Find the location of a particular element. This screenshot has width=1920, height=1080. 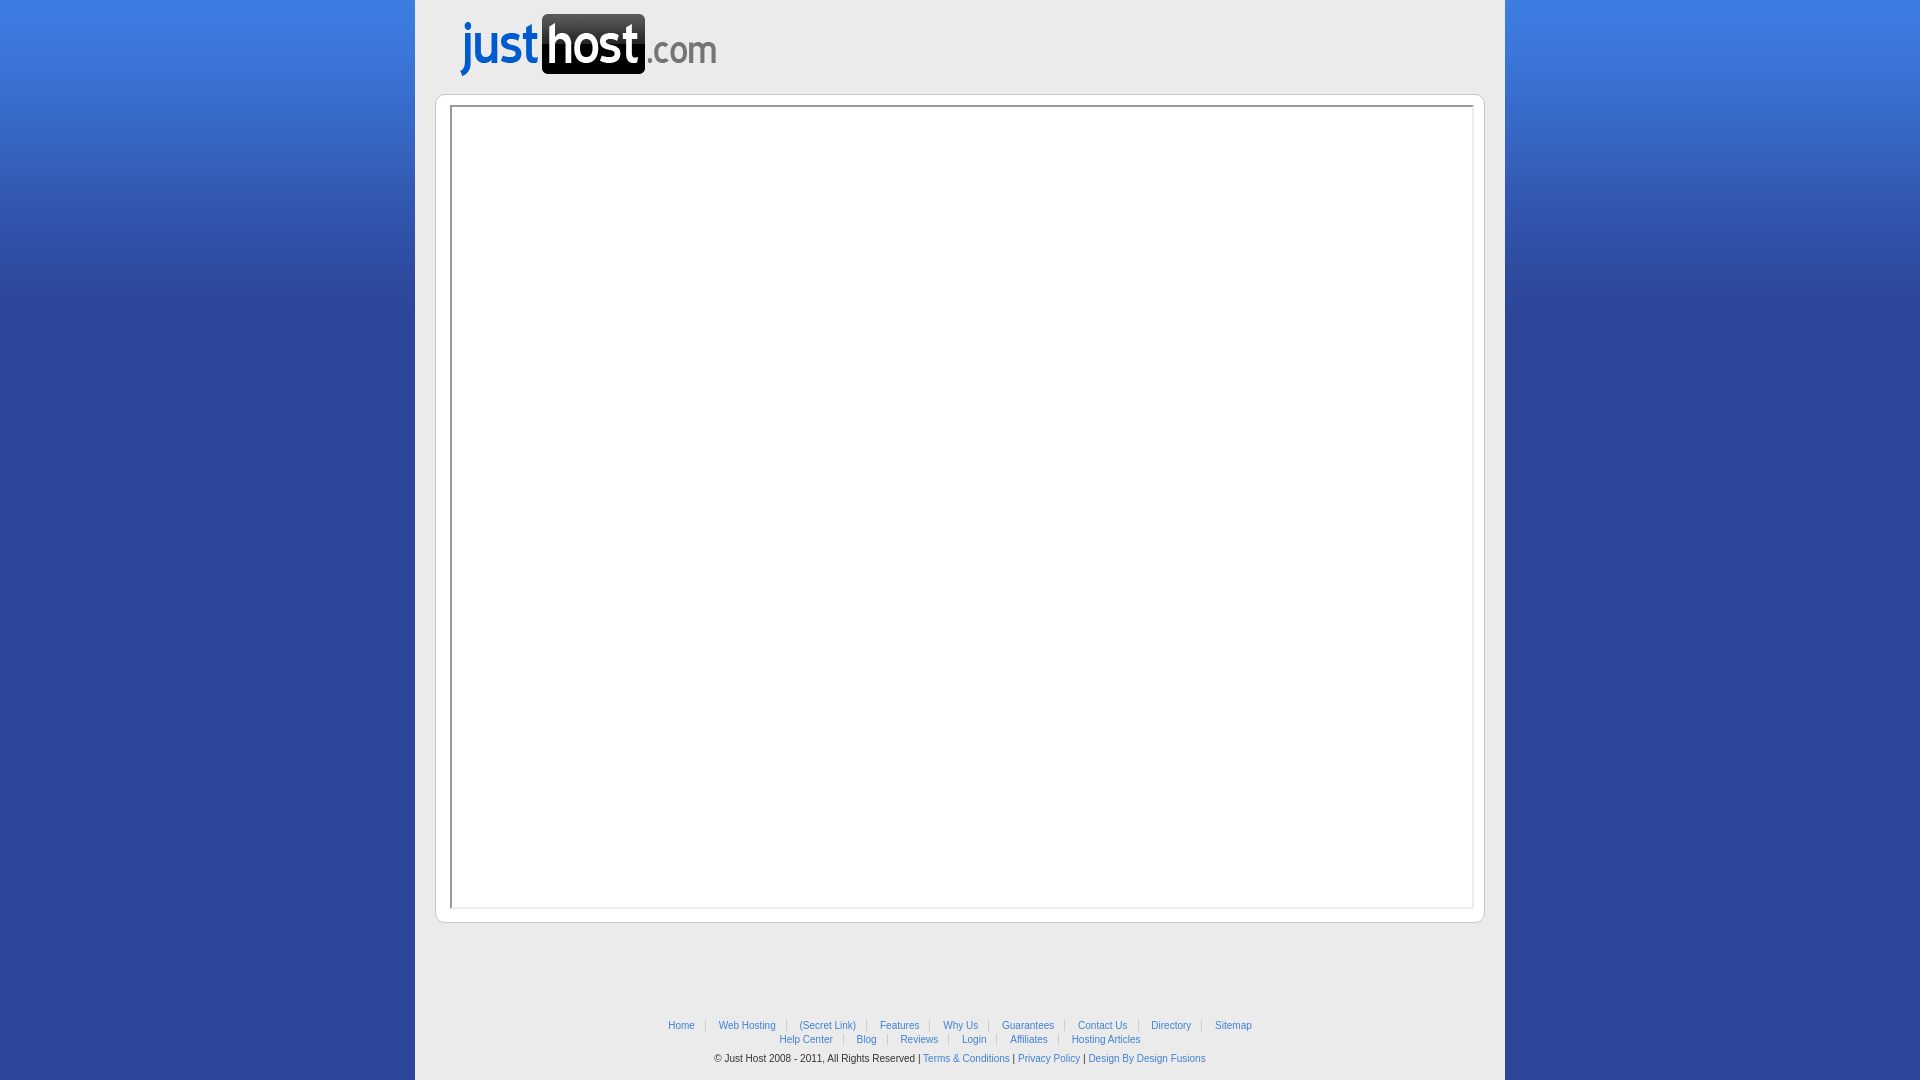

'(Secret Link)' is located at coordinates (828, 1025).